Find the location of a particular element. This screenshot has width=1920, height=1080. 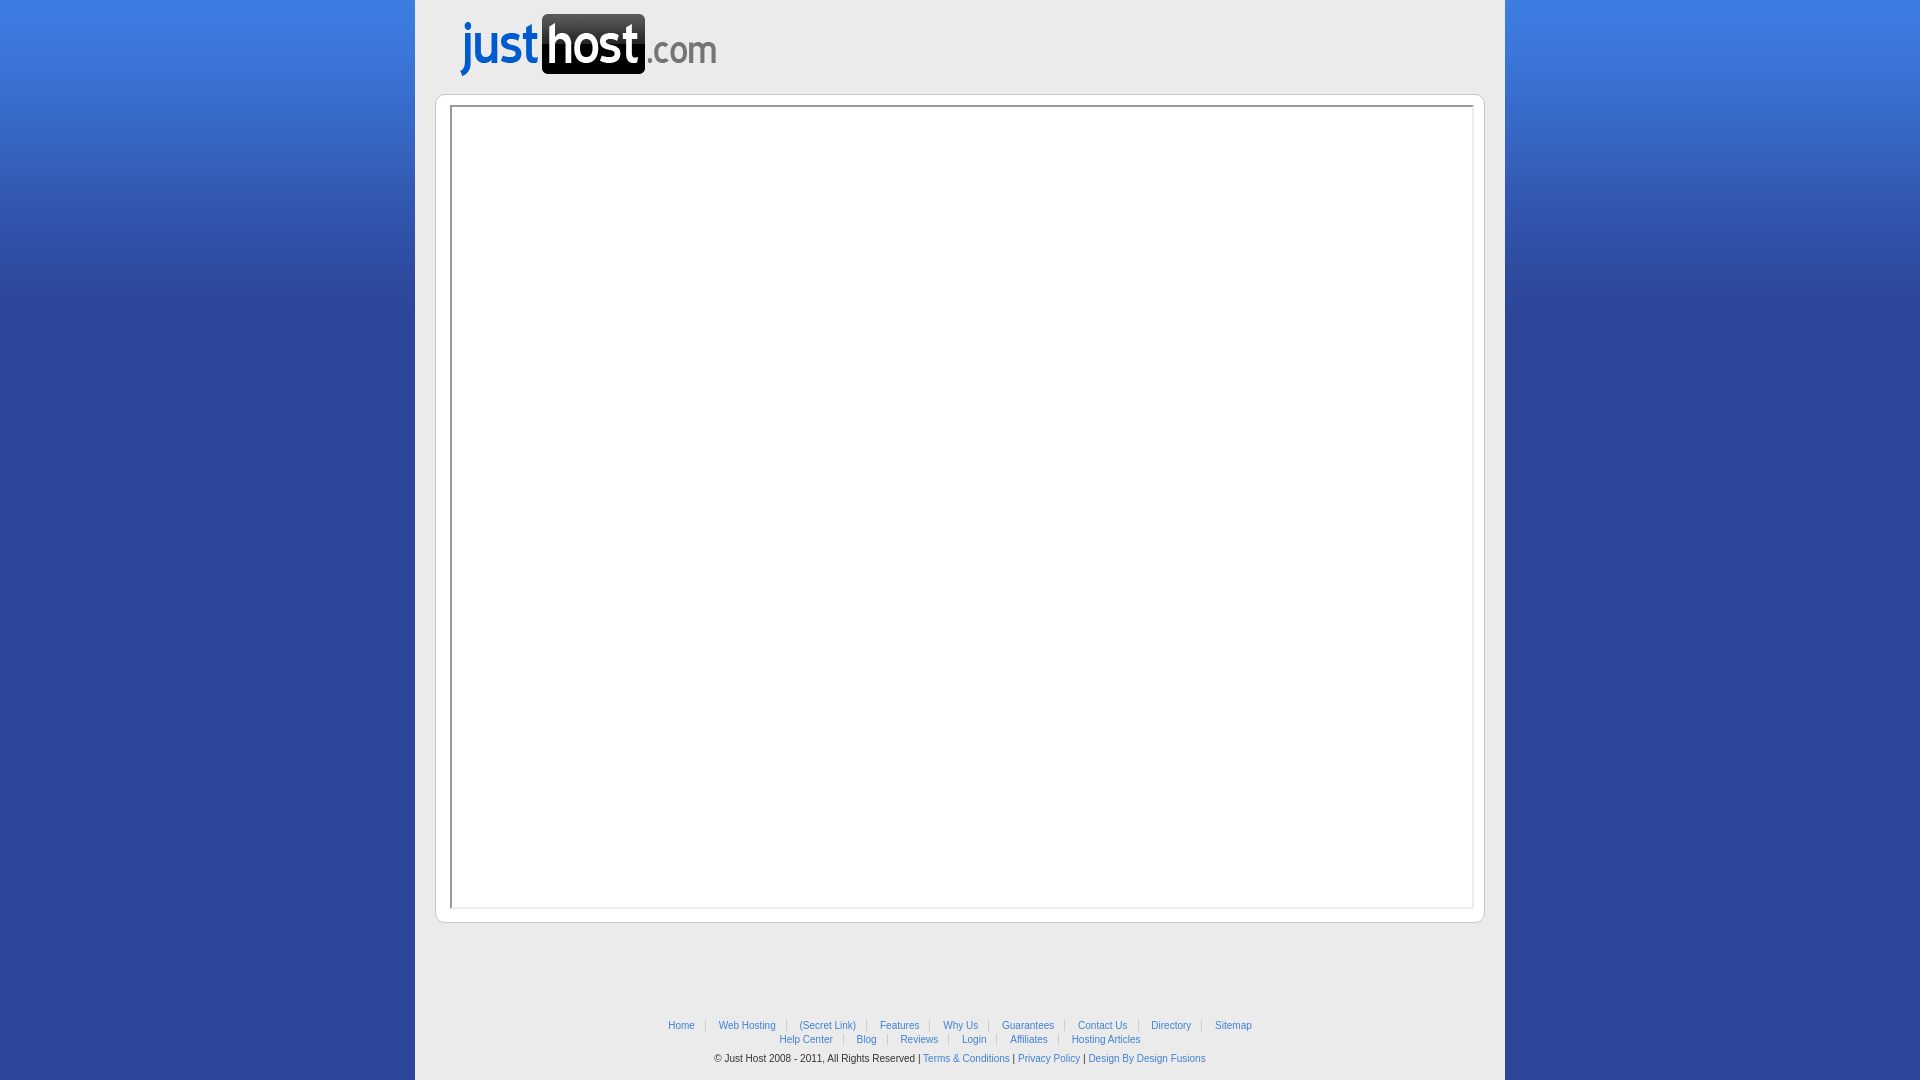

'(Secret Link)' is located at coordinates (828, 1025).